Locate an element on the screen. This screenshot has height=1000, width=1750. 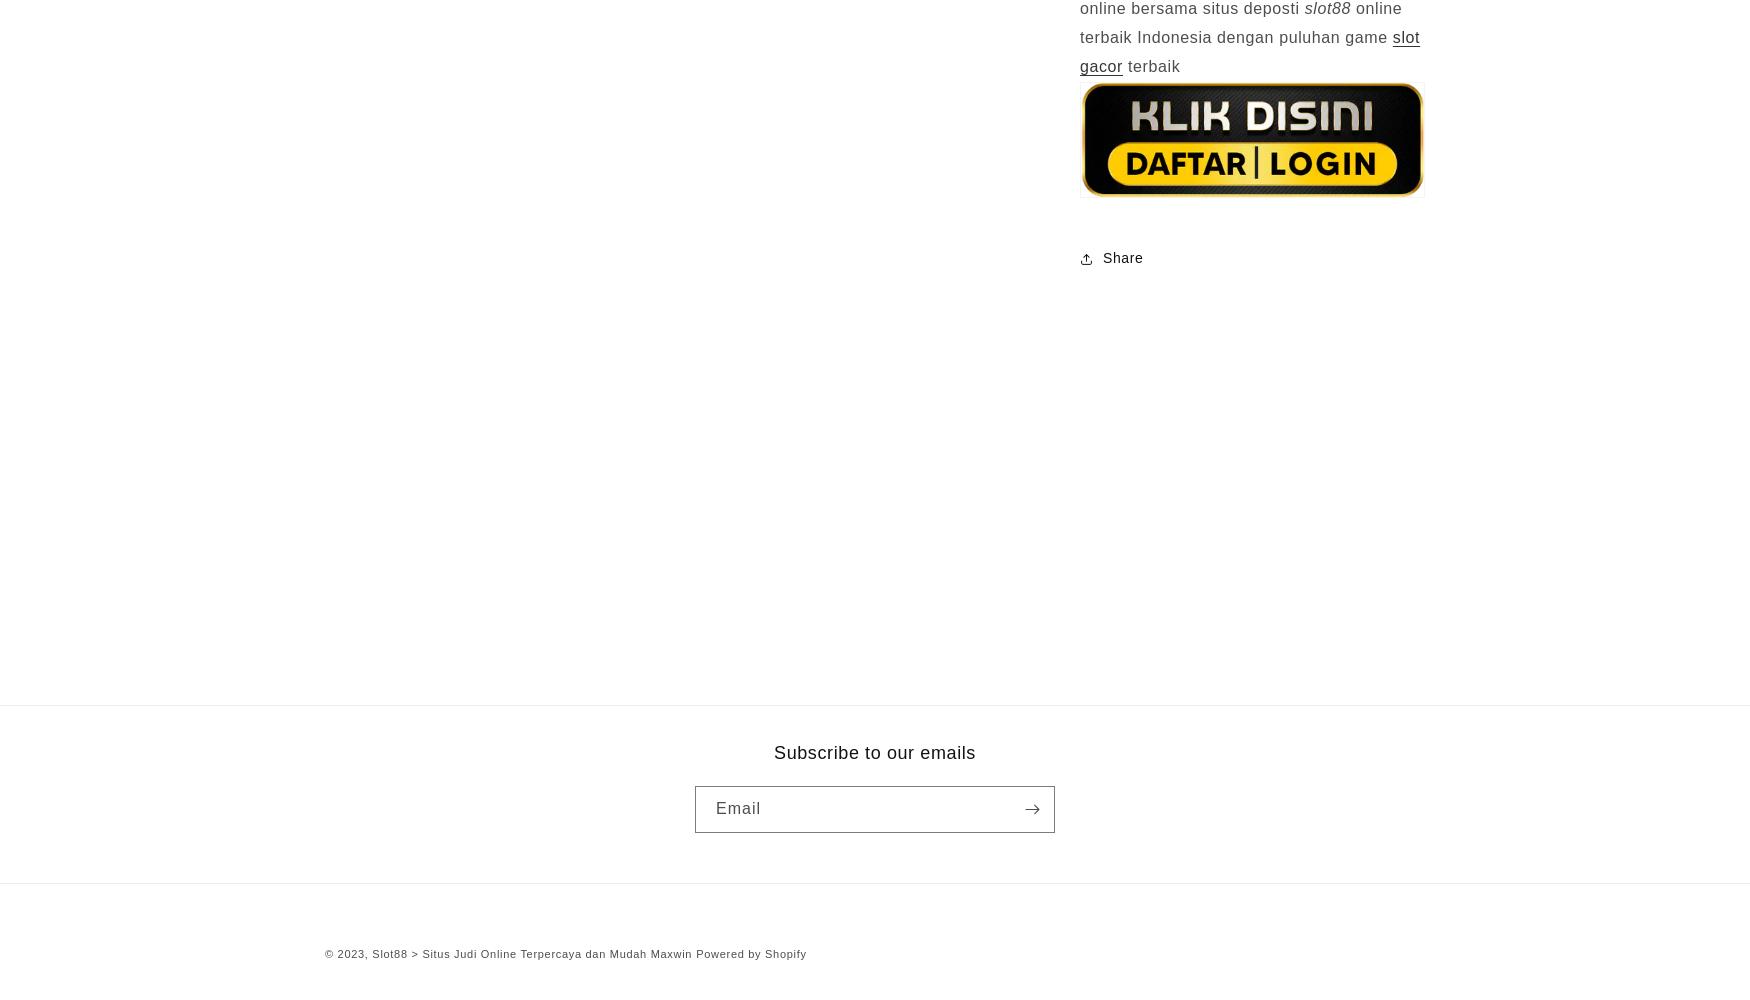
'© 2023,' is located at coordinates (348, 952).